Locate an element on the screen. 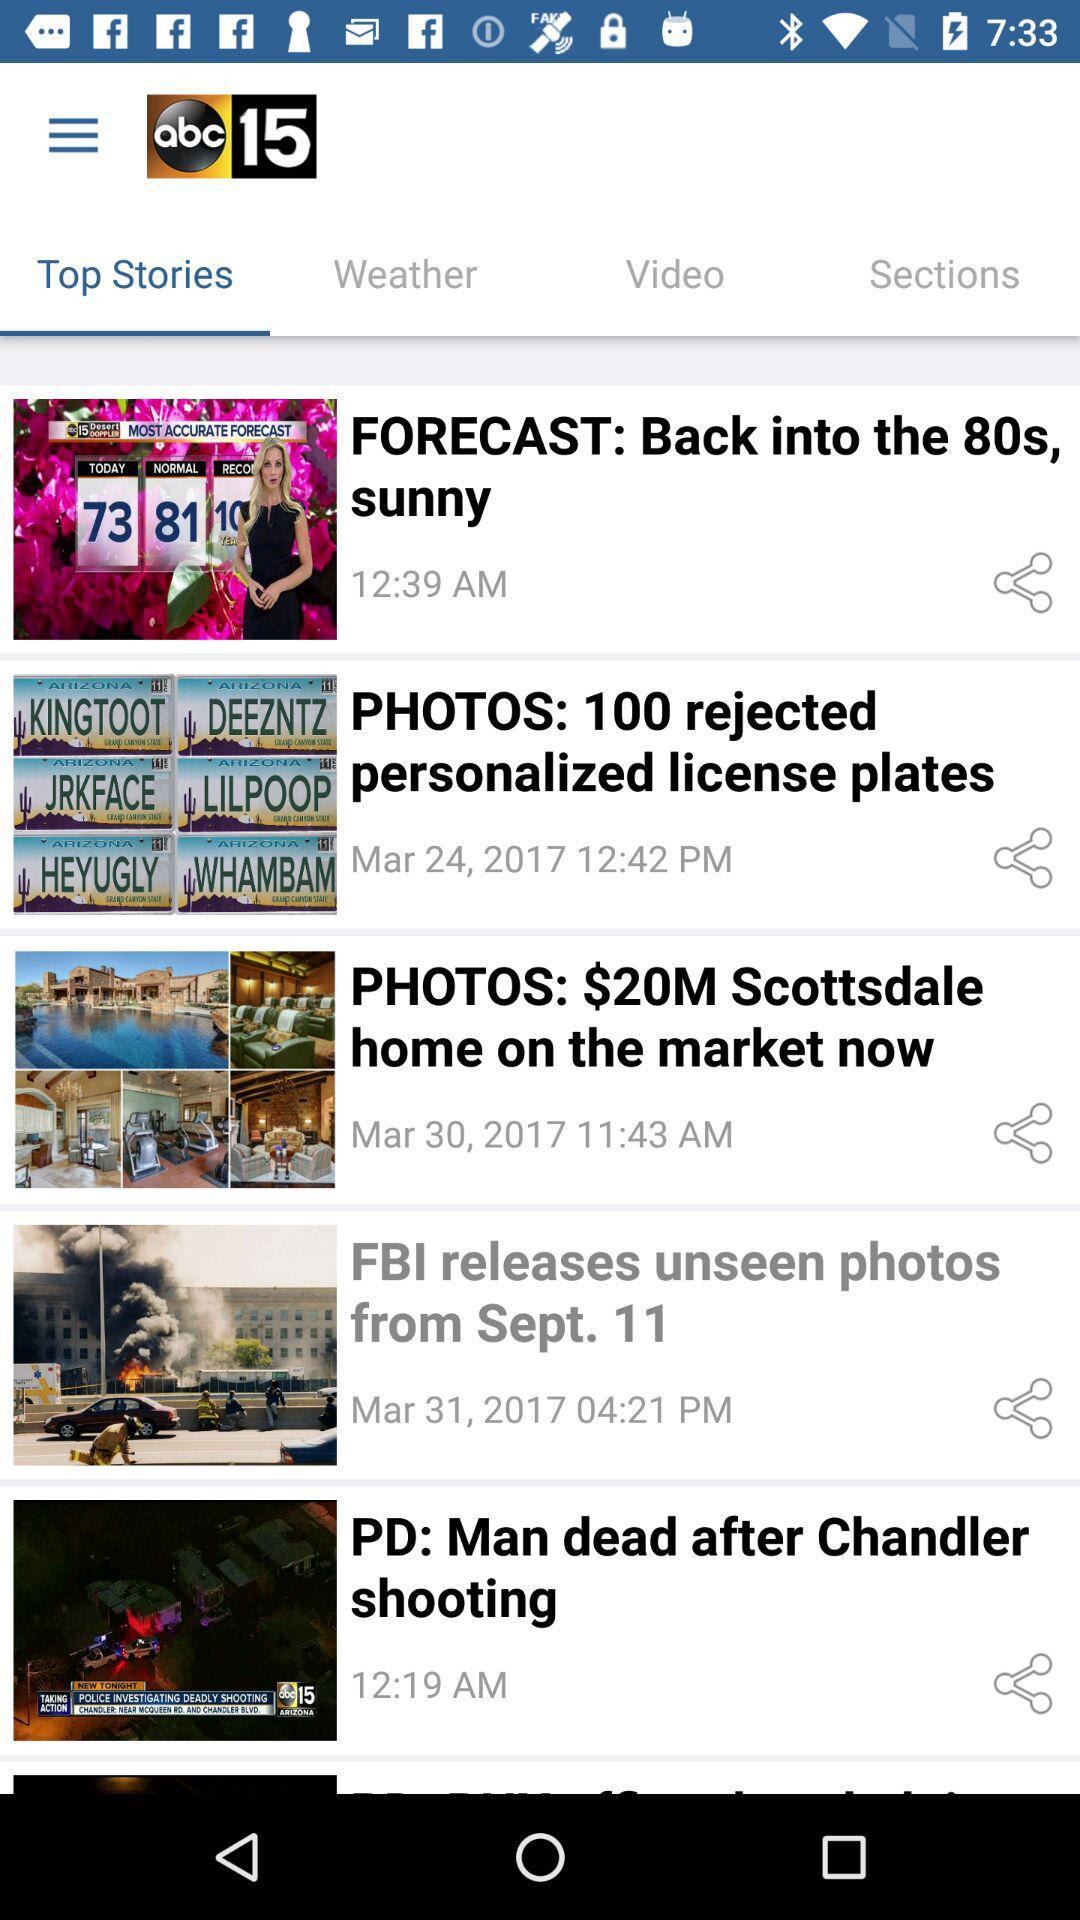 This screenshot has height=1920, width=1080. video is located at coordinates (174, 1345).